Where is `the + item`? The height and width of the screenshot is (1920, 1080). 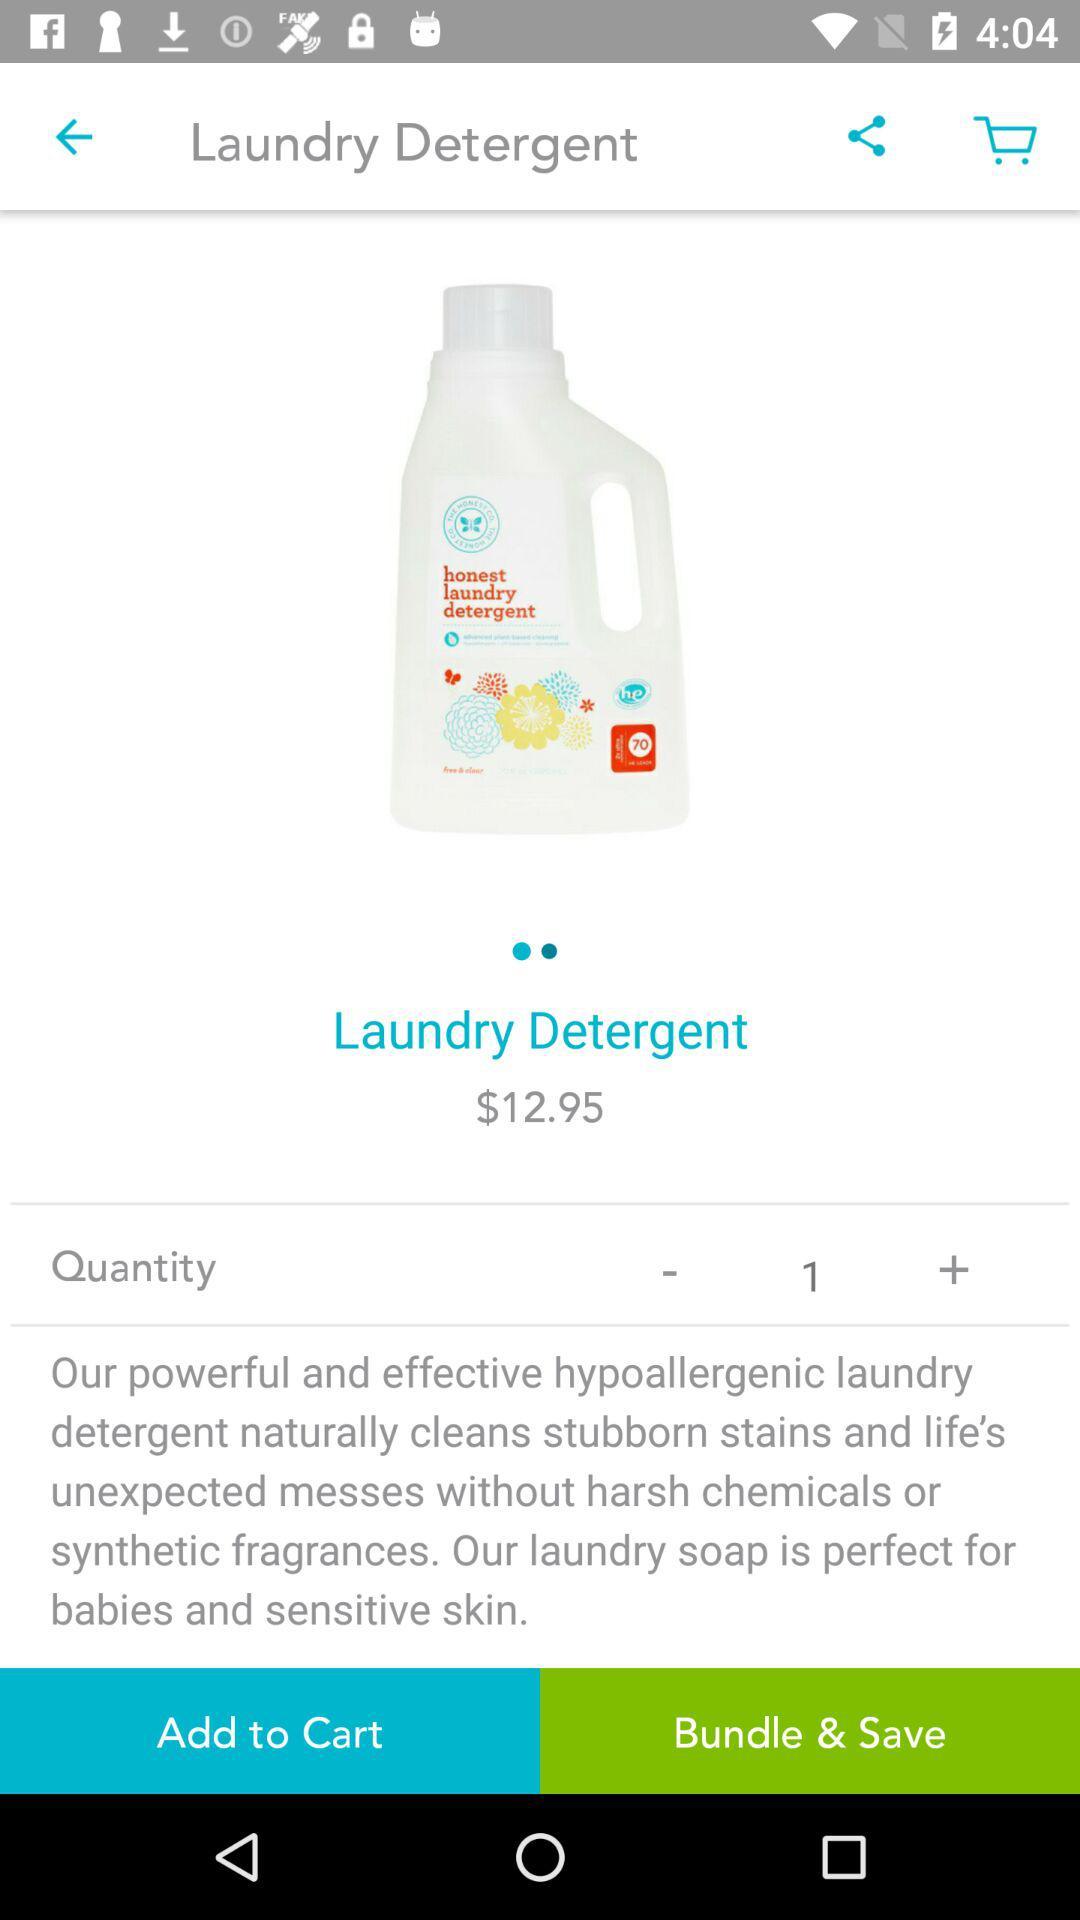
the + item is located at coordinates (952, 1263).